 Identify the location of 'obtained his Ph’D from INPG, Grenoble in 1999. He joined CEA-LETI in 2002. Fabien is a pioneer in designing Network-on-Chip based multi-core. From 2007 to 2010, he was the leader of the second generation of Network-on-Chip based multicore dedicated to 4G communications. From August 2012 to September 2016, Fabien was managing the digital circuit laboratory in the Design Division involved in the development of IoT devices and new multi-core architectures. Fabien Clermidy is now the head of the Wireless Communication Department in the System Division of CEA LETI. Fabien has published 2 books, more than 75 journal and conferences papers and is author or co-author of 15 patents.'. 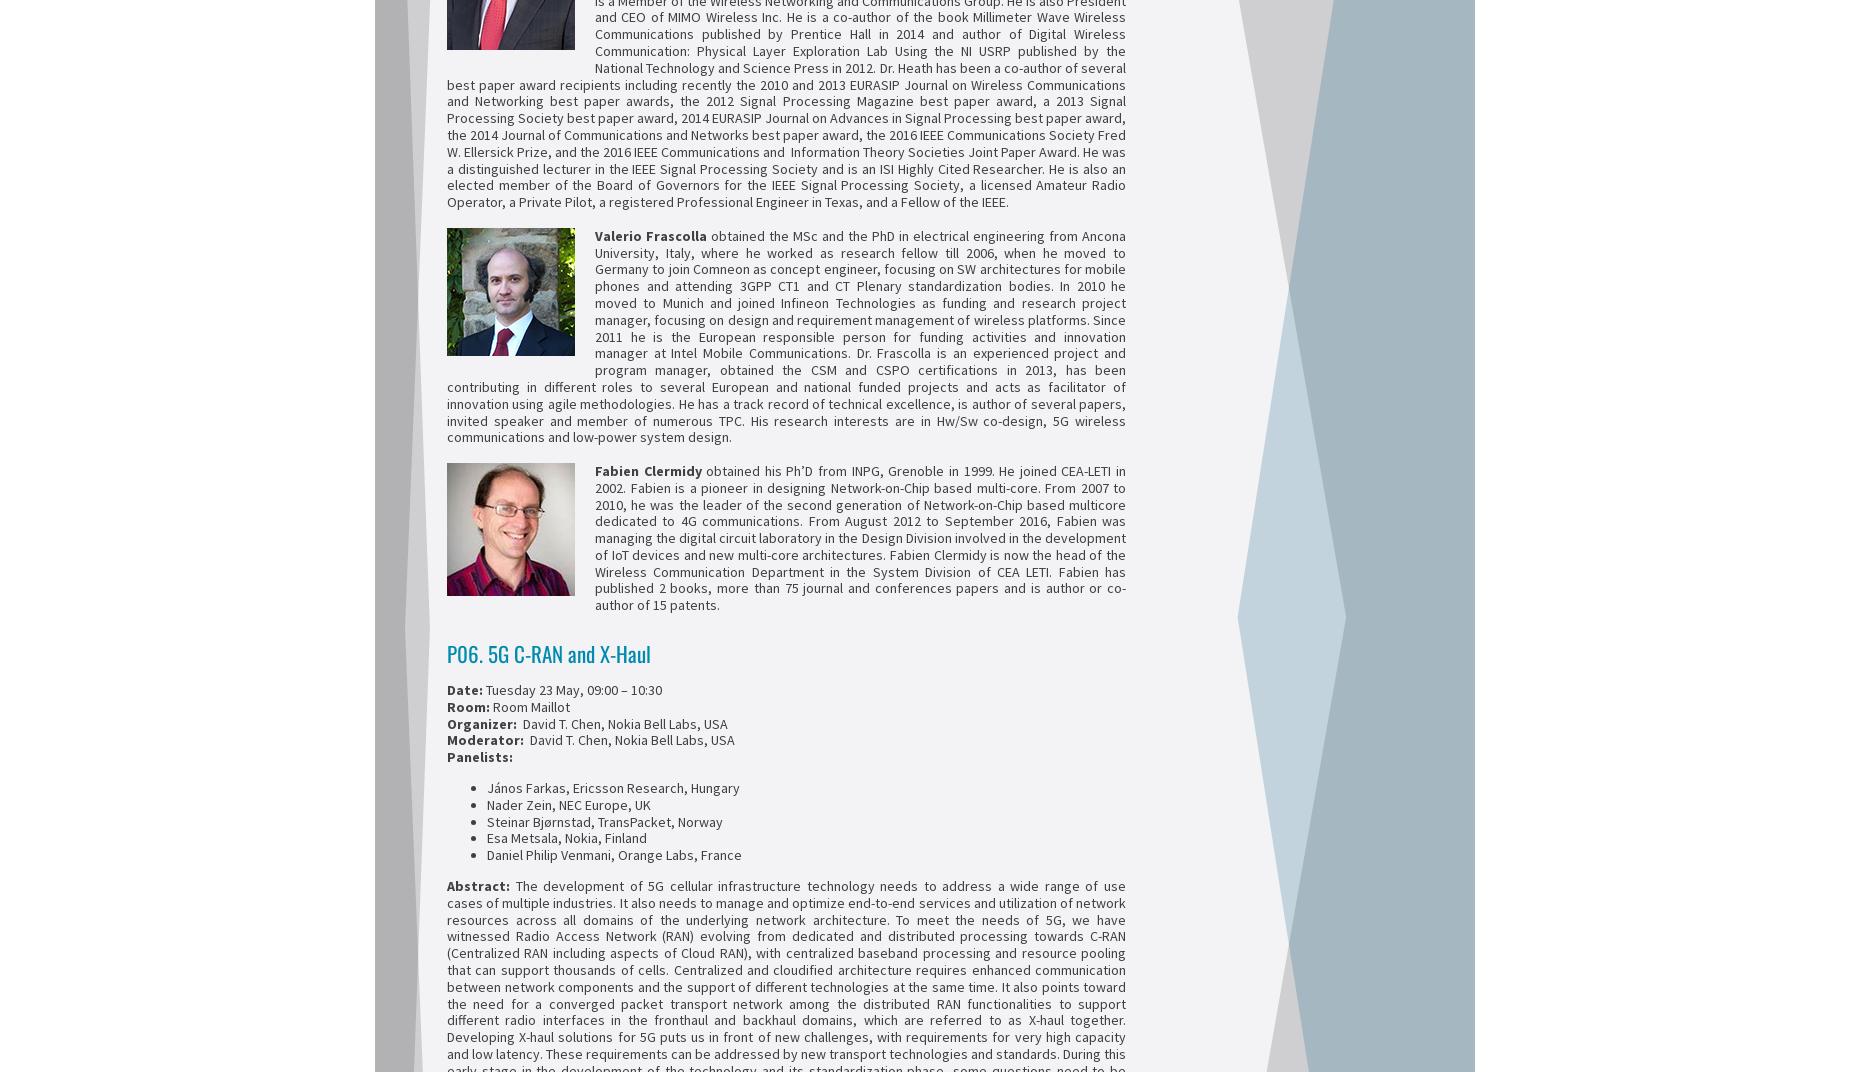
(860, 536).